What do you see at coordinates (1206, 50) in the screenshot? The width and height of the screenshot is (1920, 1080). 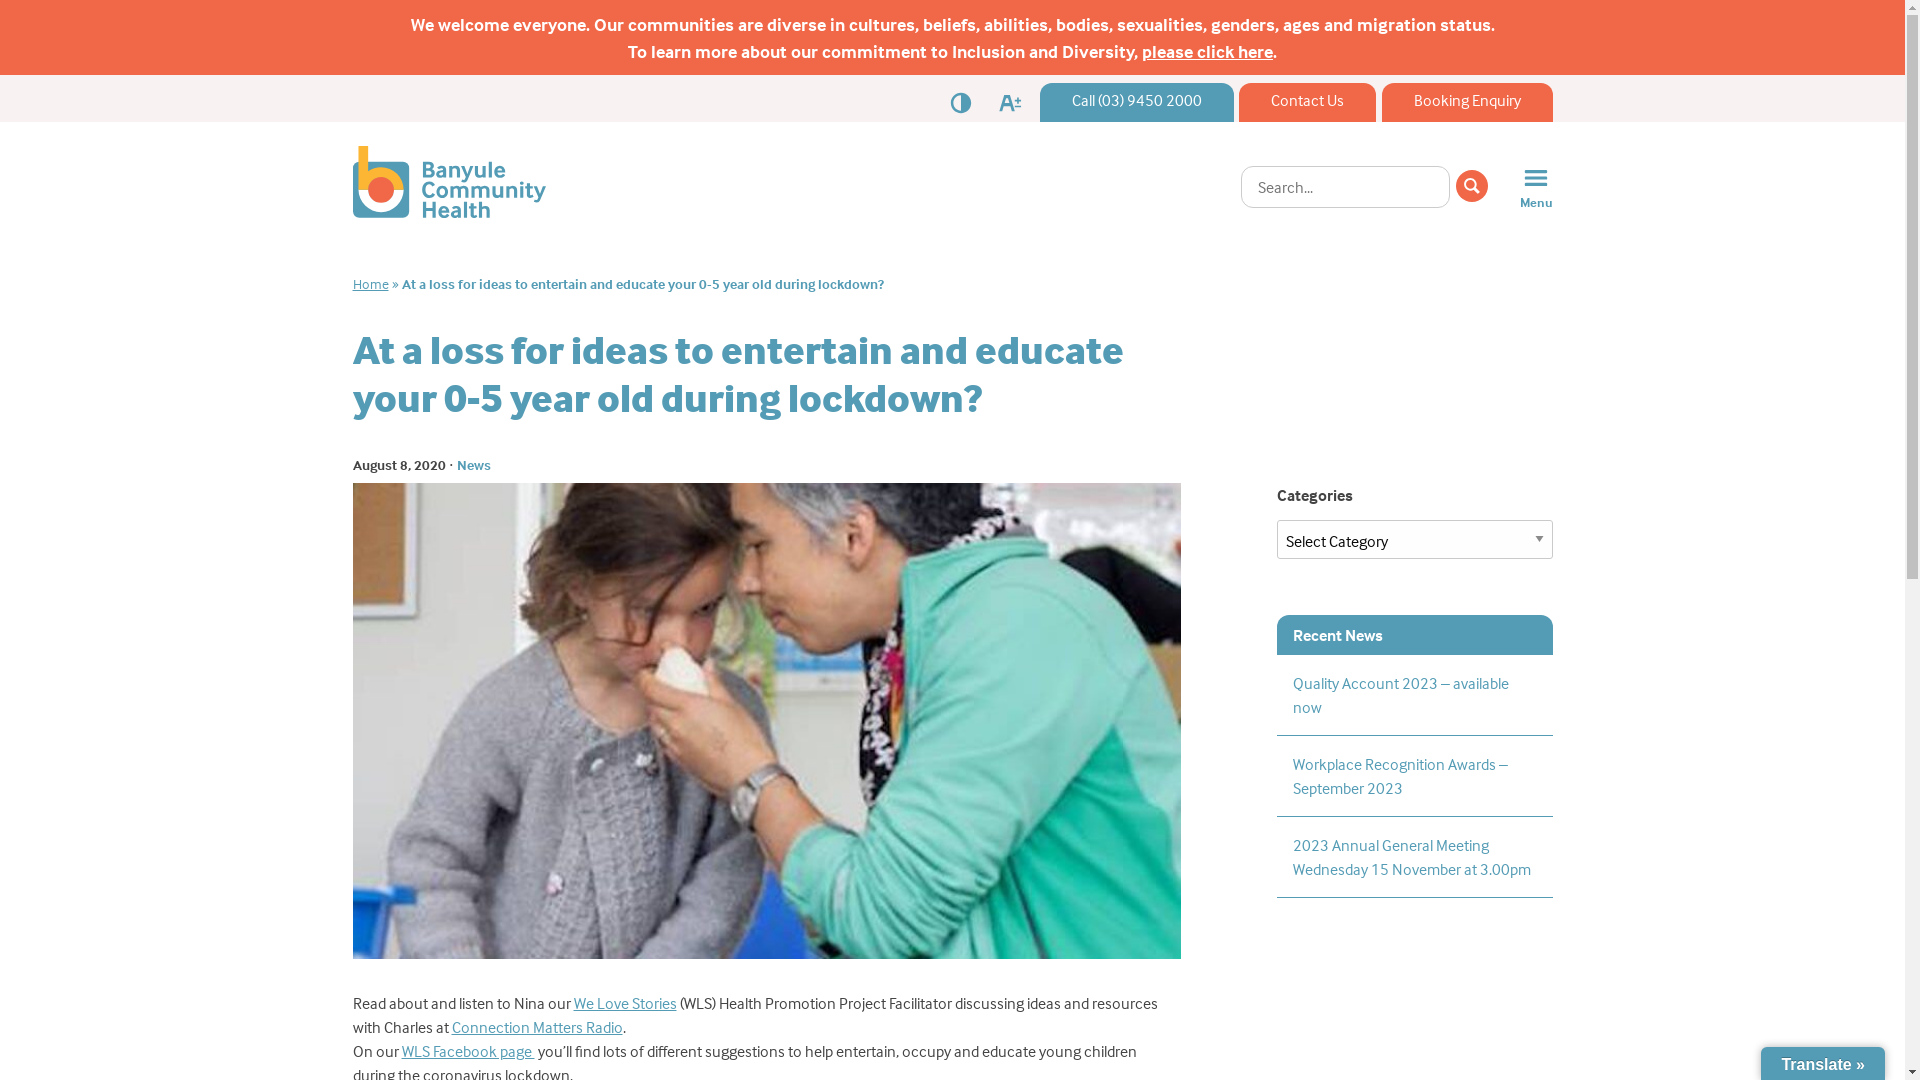 I see `'please click here'` at bounding box center [1206, 50].